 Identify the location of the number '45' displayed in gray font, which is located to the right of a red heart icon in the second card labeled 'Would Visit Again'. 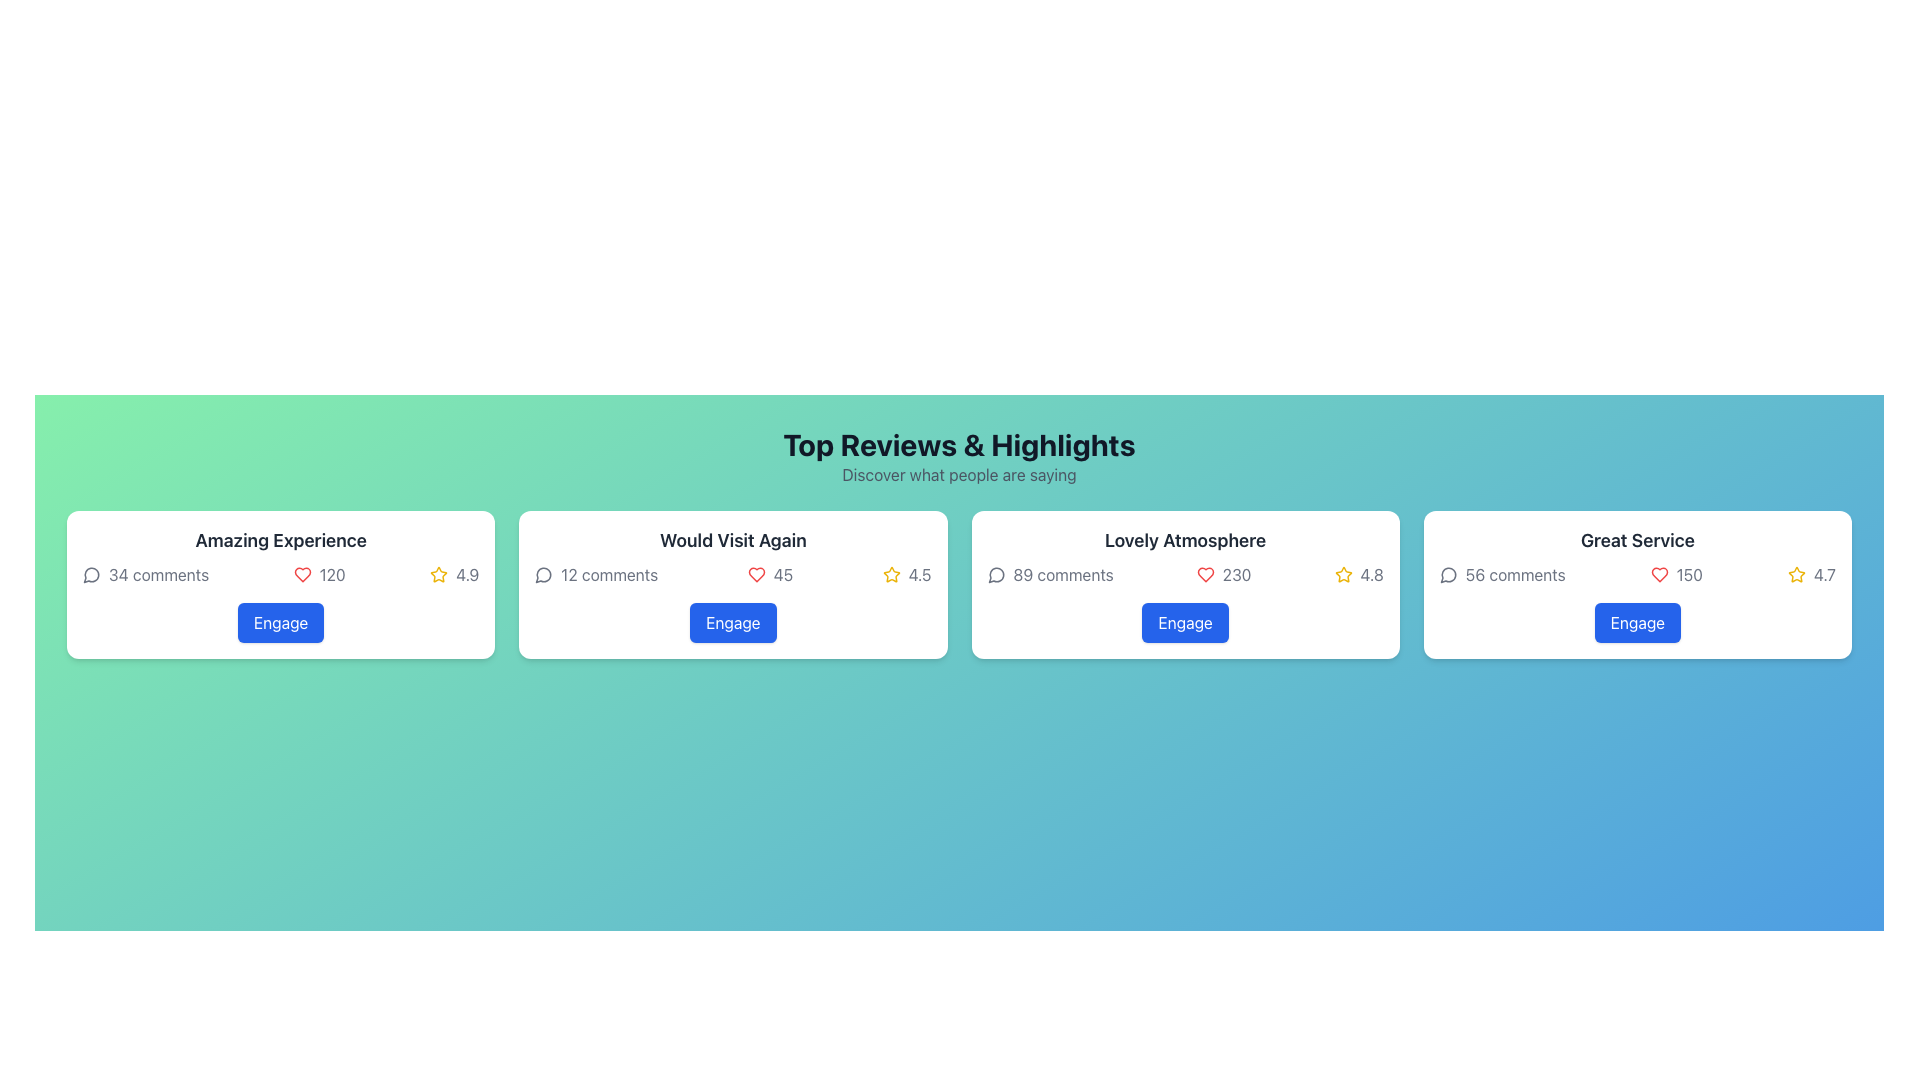
(782, 574).